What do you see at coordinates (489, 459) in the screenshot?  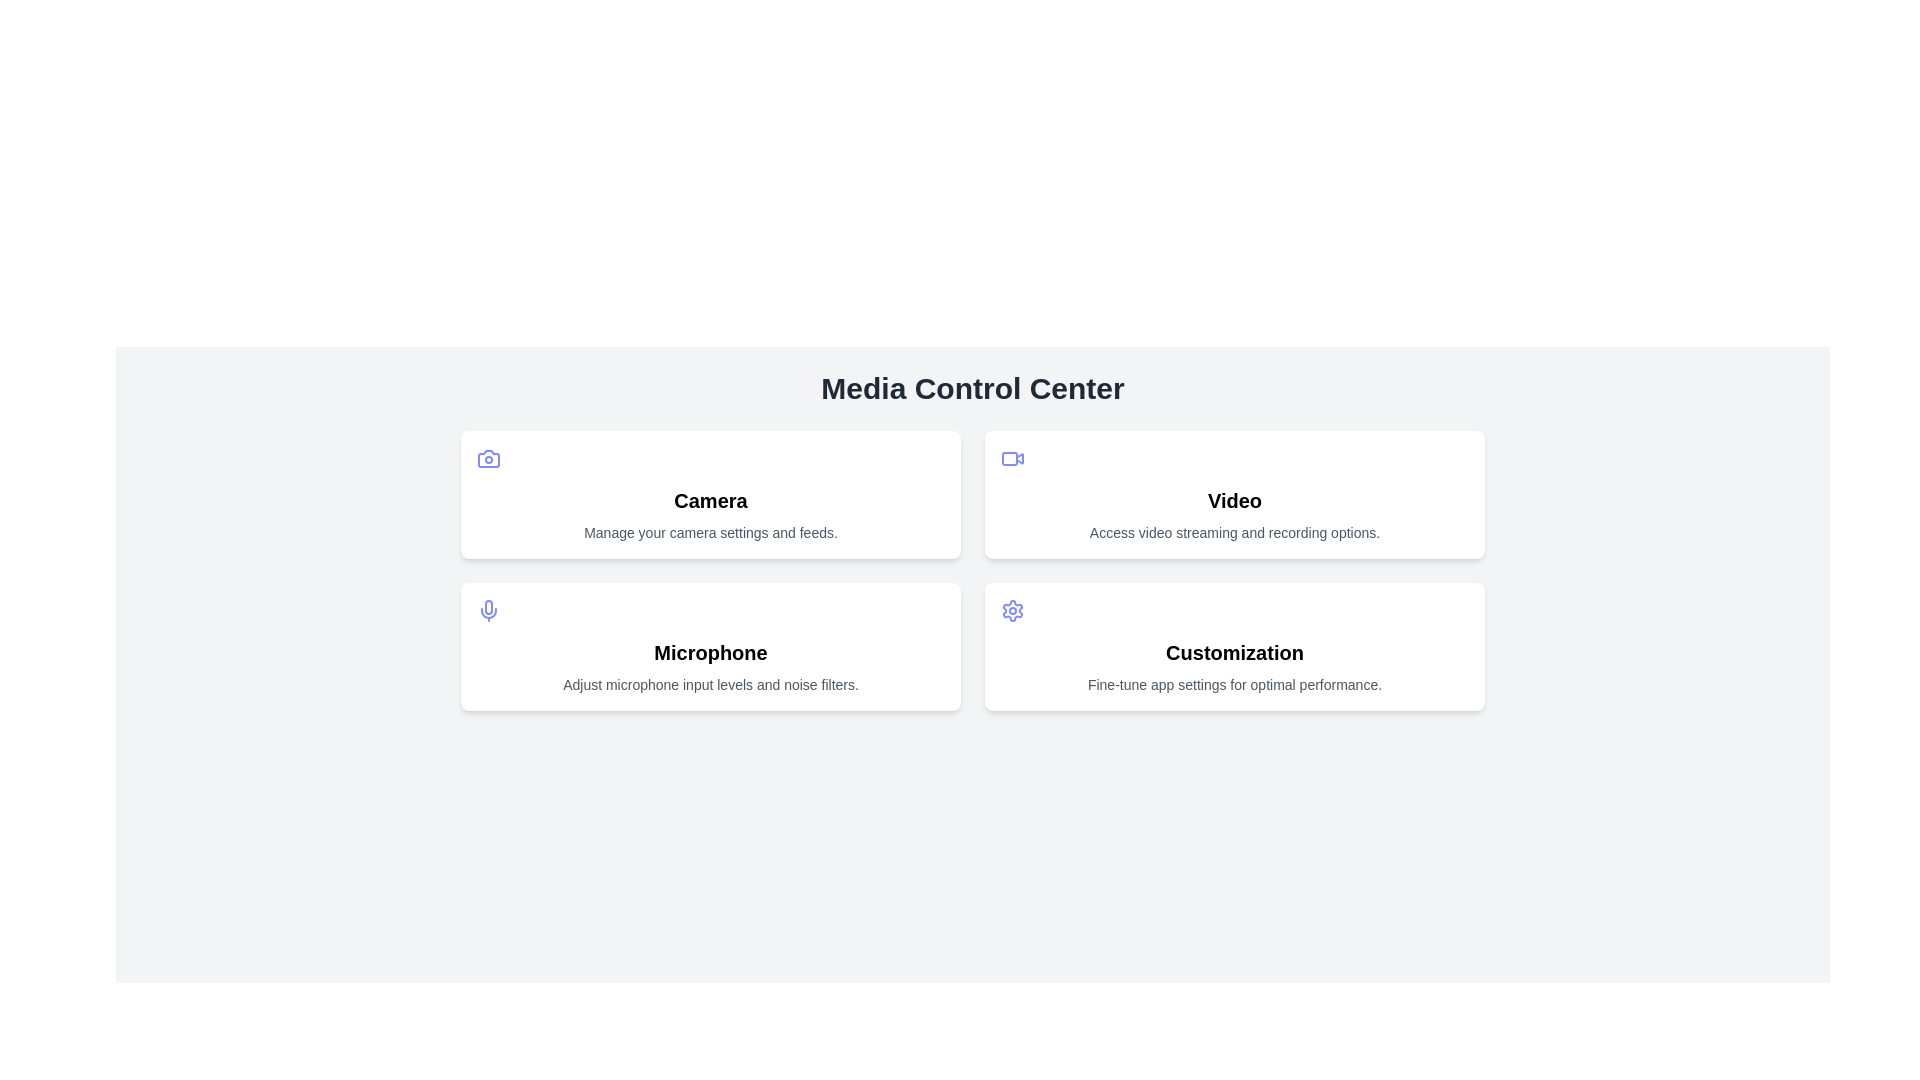 I see `the camera icon located in the top left card of the interface titled 'Camera'` at bounding box center [489, 459].